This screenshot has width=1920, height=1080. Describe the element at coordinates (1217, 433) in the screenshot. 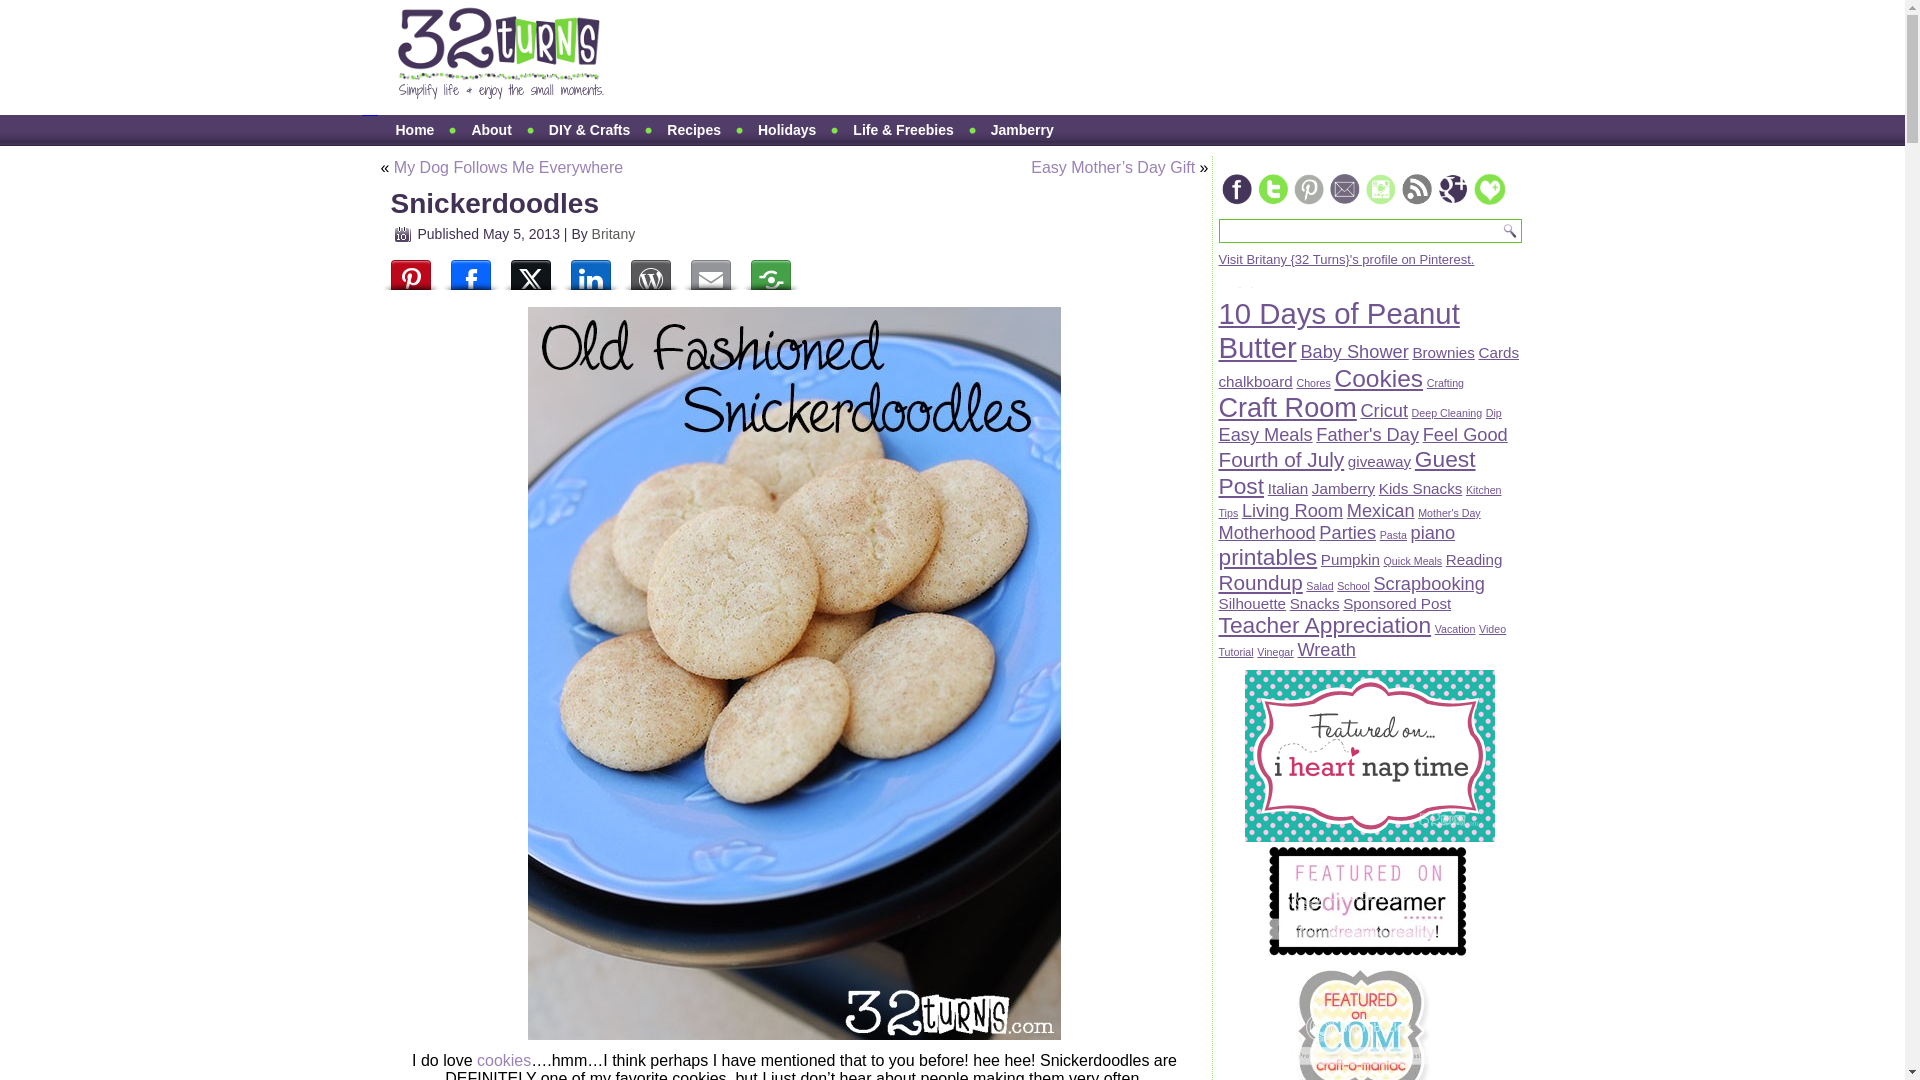

I see `'Easy Meals'` at that location.